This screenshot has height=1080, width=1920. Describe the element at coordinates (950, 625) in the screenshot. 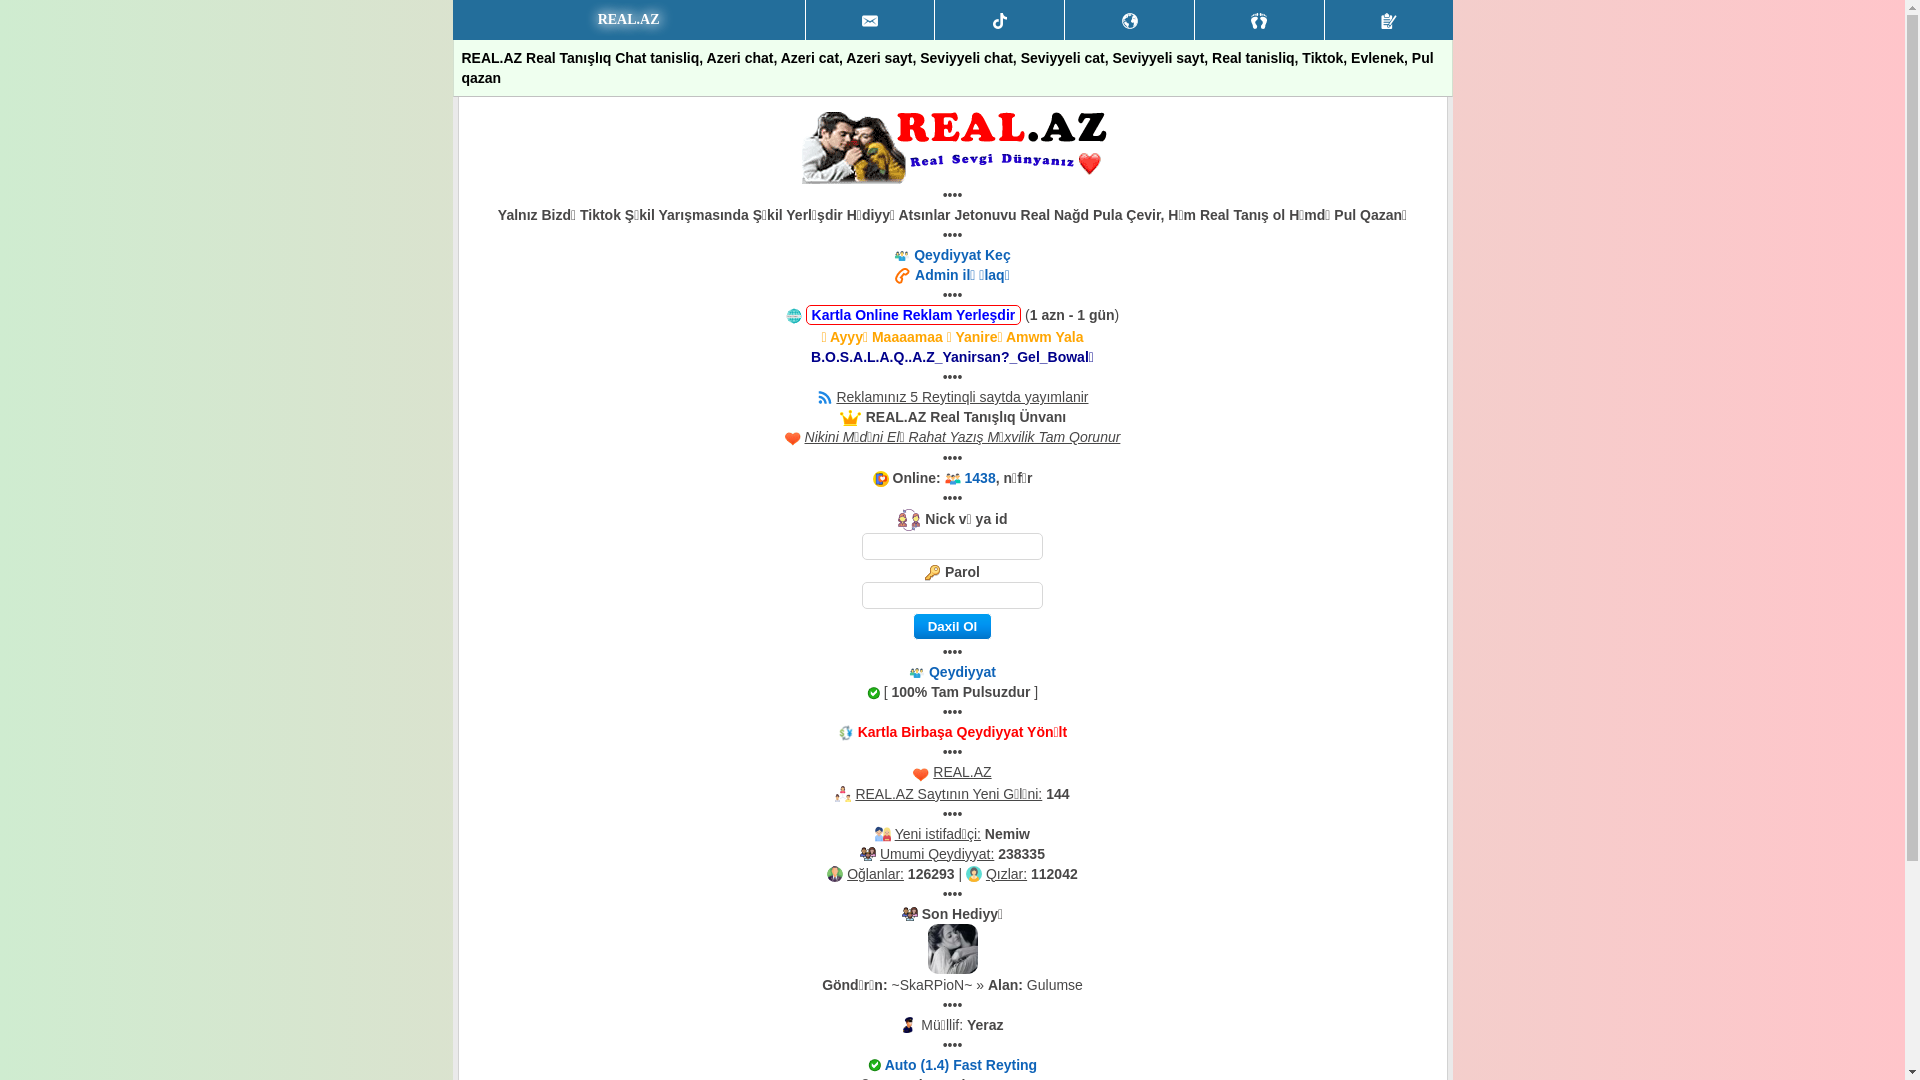

I see `'Daxil Ol'` at that location.